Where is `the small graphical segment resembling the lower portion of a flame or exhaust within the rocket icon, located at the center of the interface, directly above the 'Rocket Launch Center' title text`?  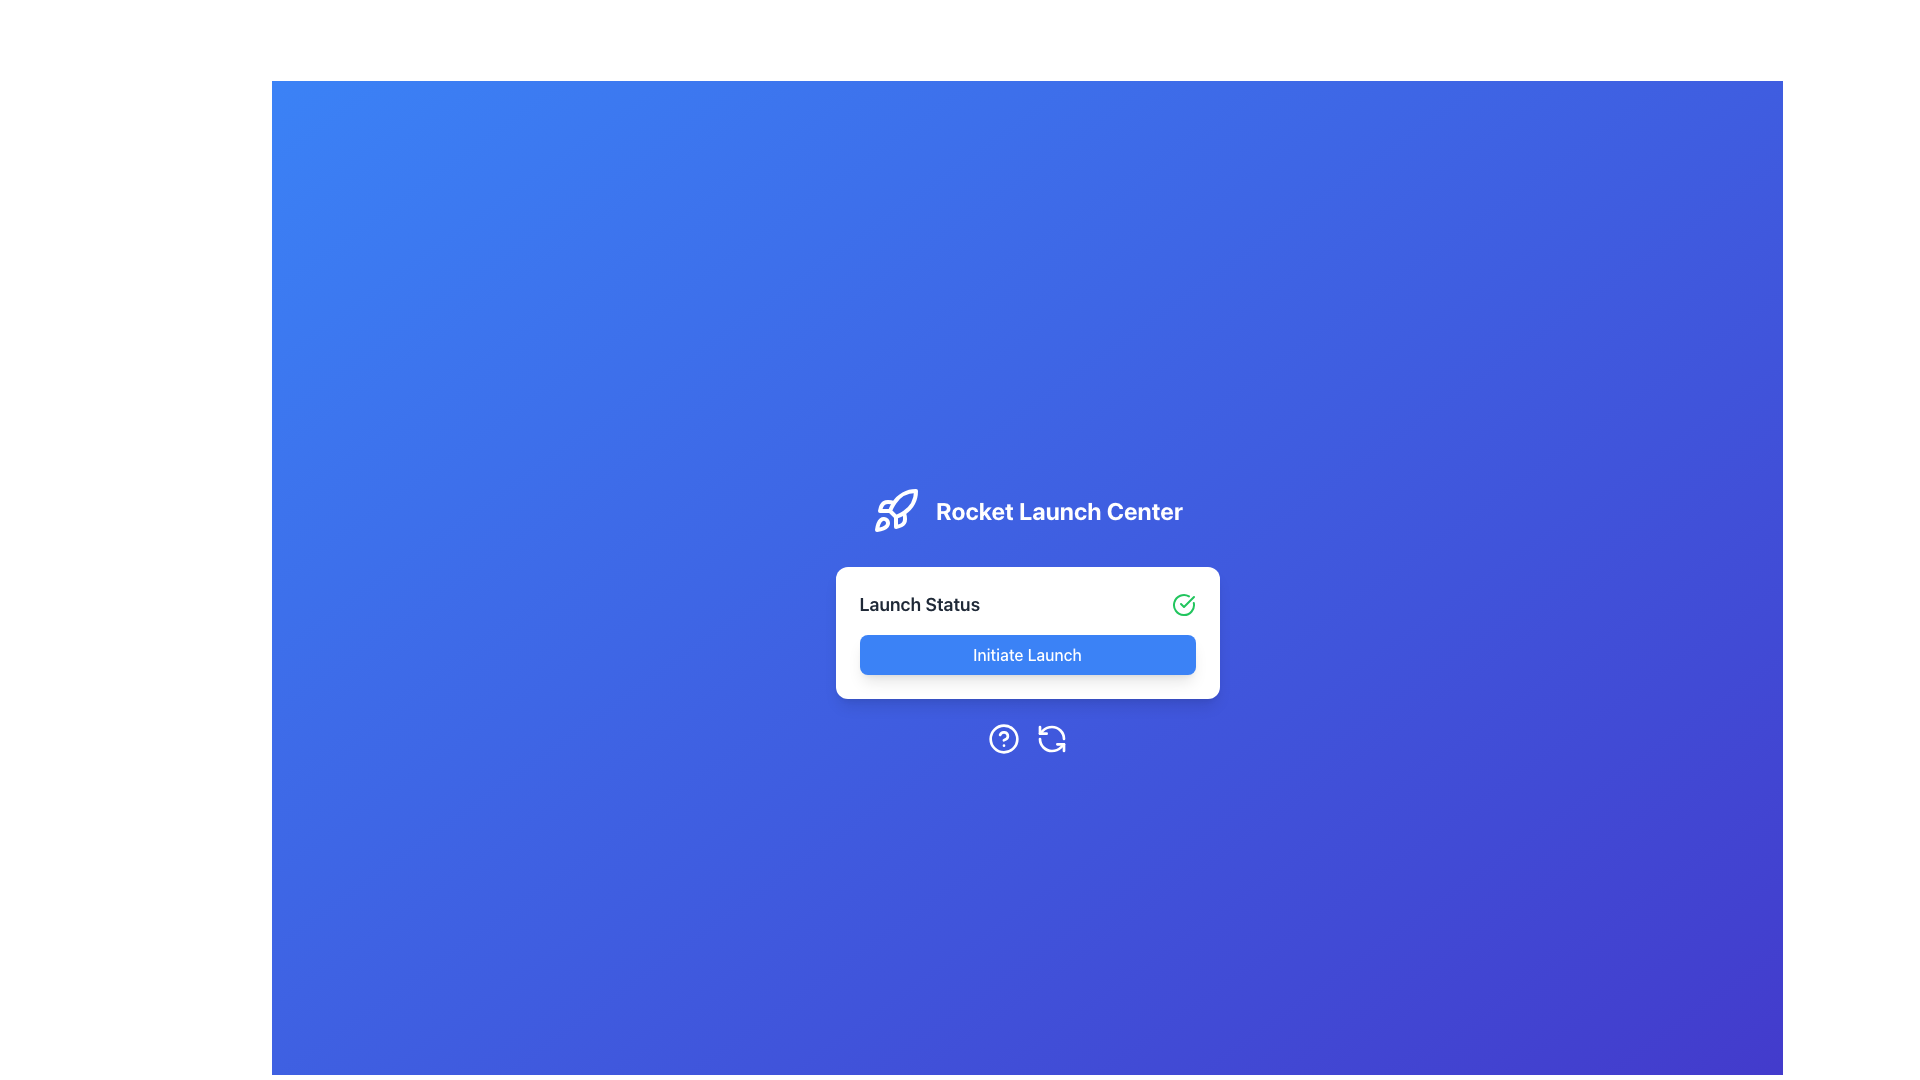 the small graphical segment resembling the lower portion of a flame or exhaust within the rocket icon, located at the center of the interface, directly above the 'Rocket Launch Center' title text is located at coordinates (886, 505).